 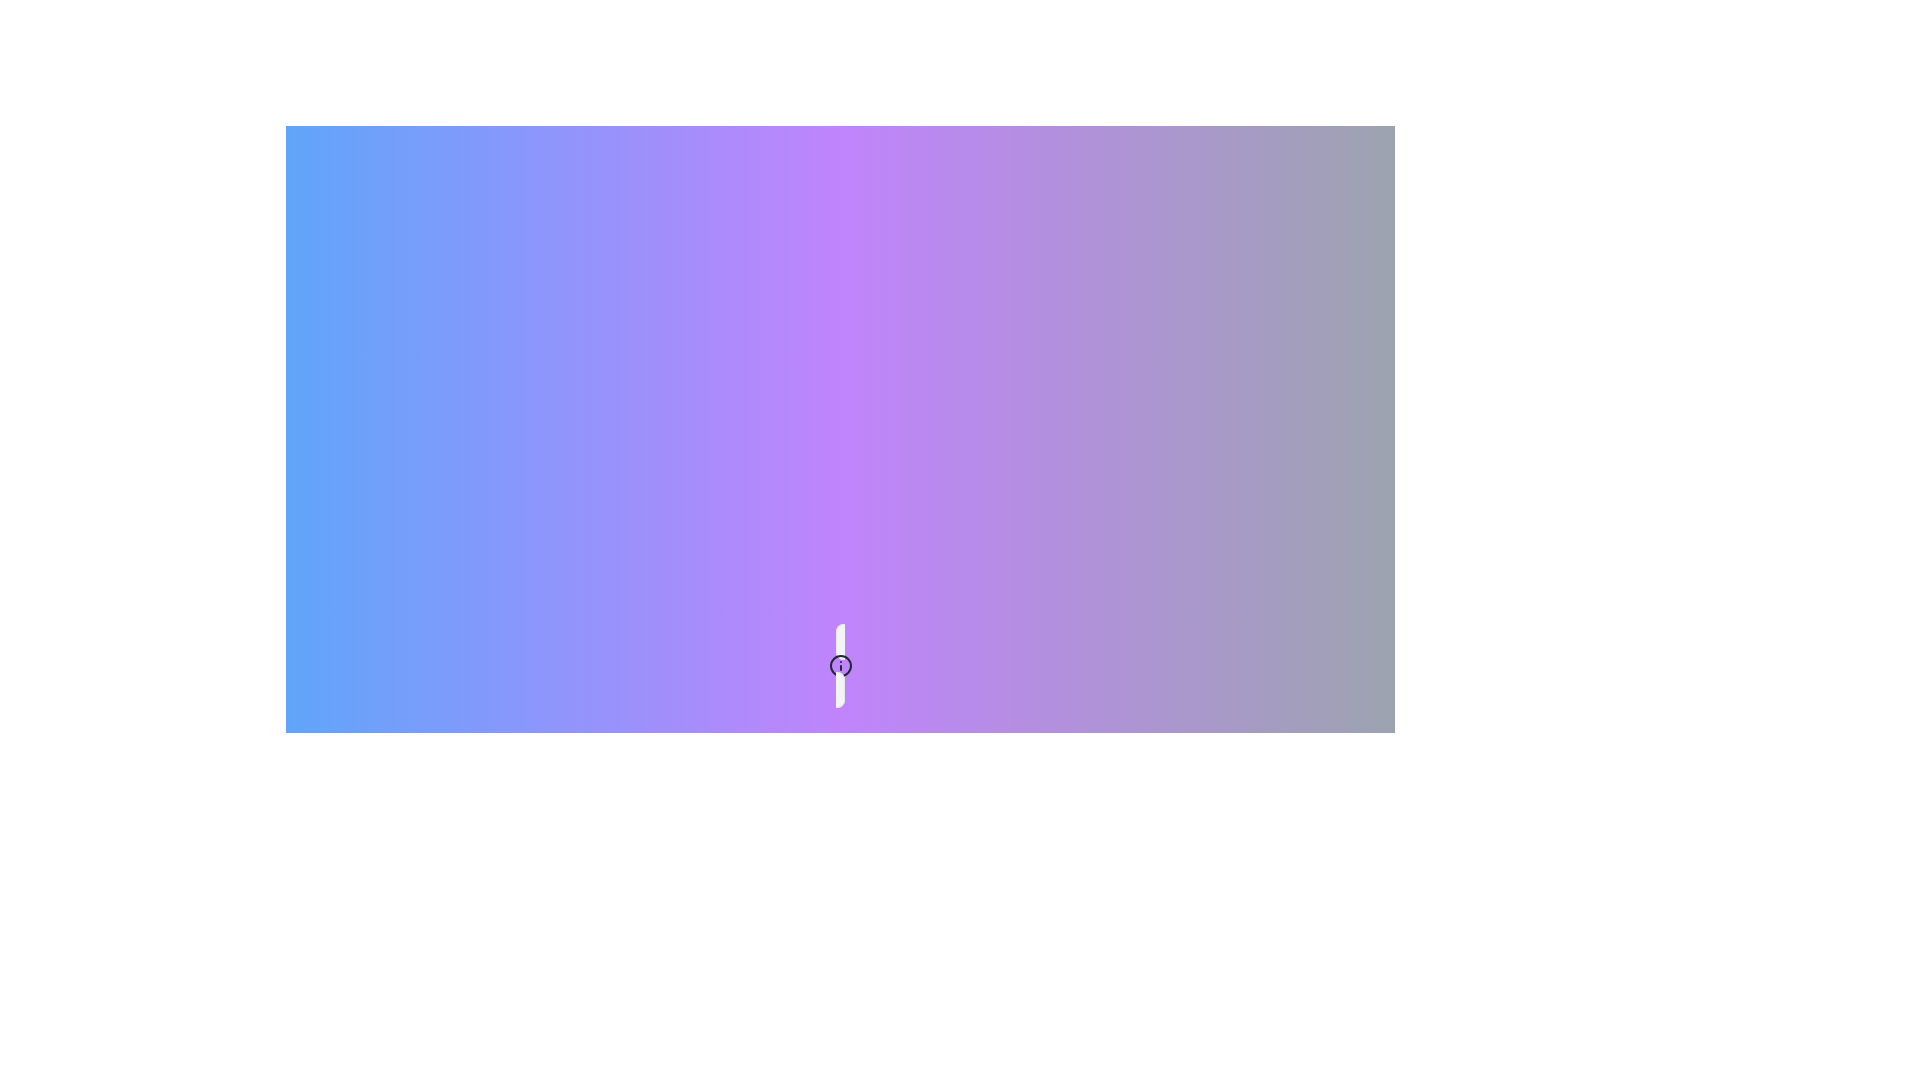 What do you see at coordinates (840, 666) in the screenshot?
I see `the Informational Icon, a circular dark gray icon with a central dot and a vertical line below it` at bounding box center [840, 666].